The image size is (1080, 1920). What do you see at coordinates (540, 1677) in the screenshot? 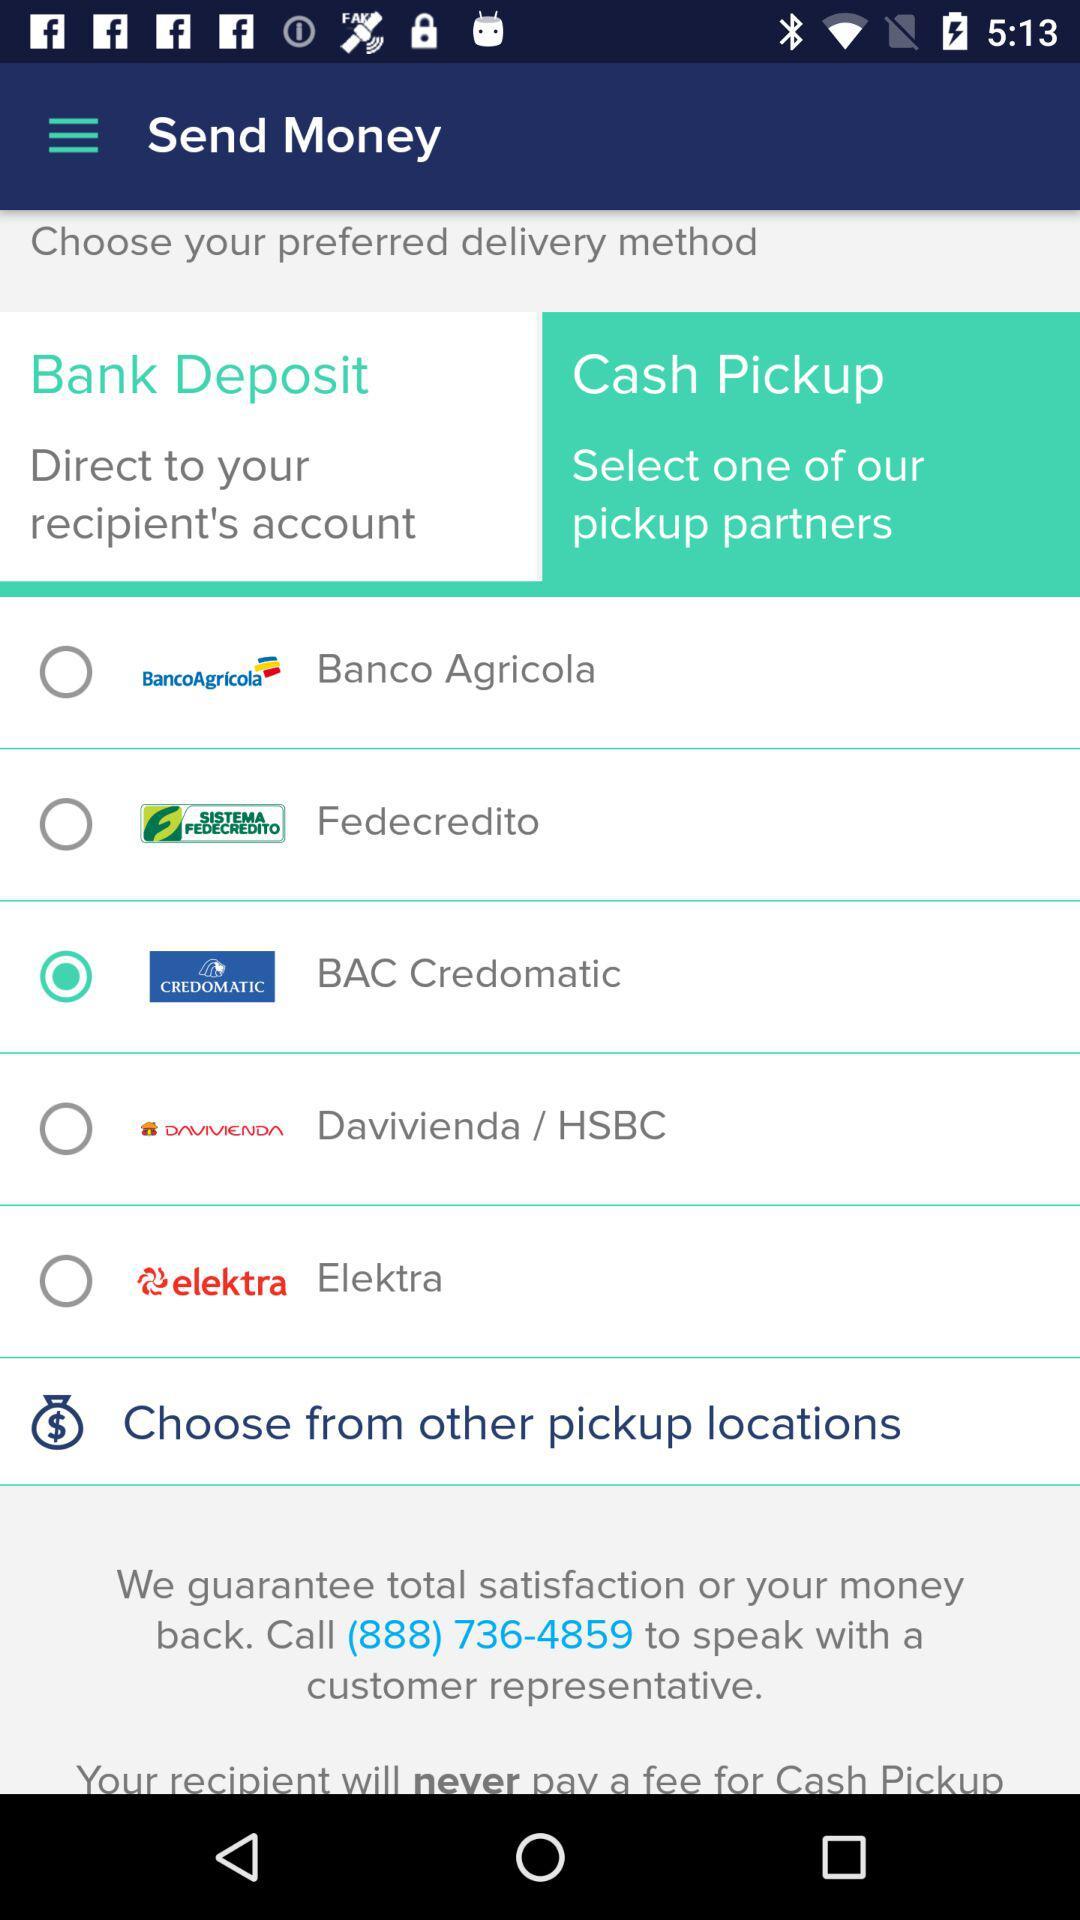
I see `the item below choose from other` at bounding box center [540, 1677].